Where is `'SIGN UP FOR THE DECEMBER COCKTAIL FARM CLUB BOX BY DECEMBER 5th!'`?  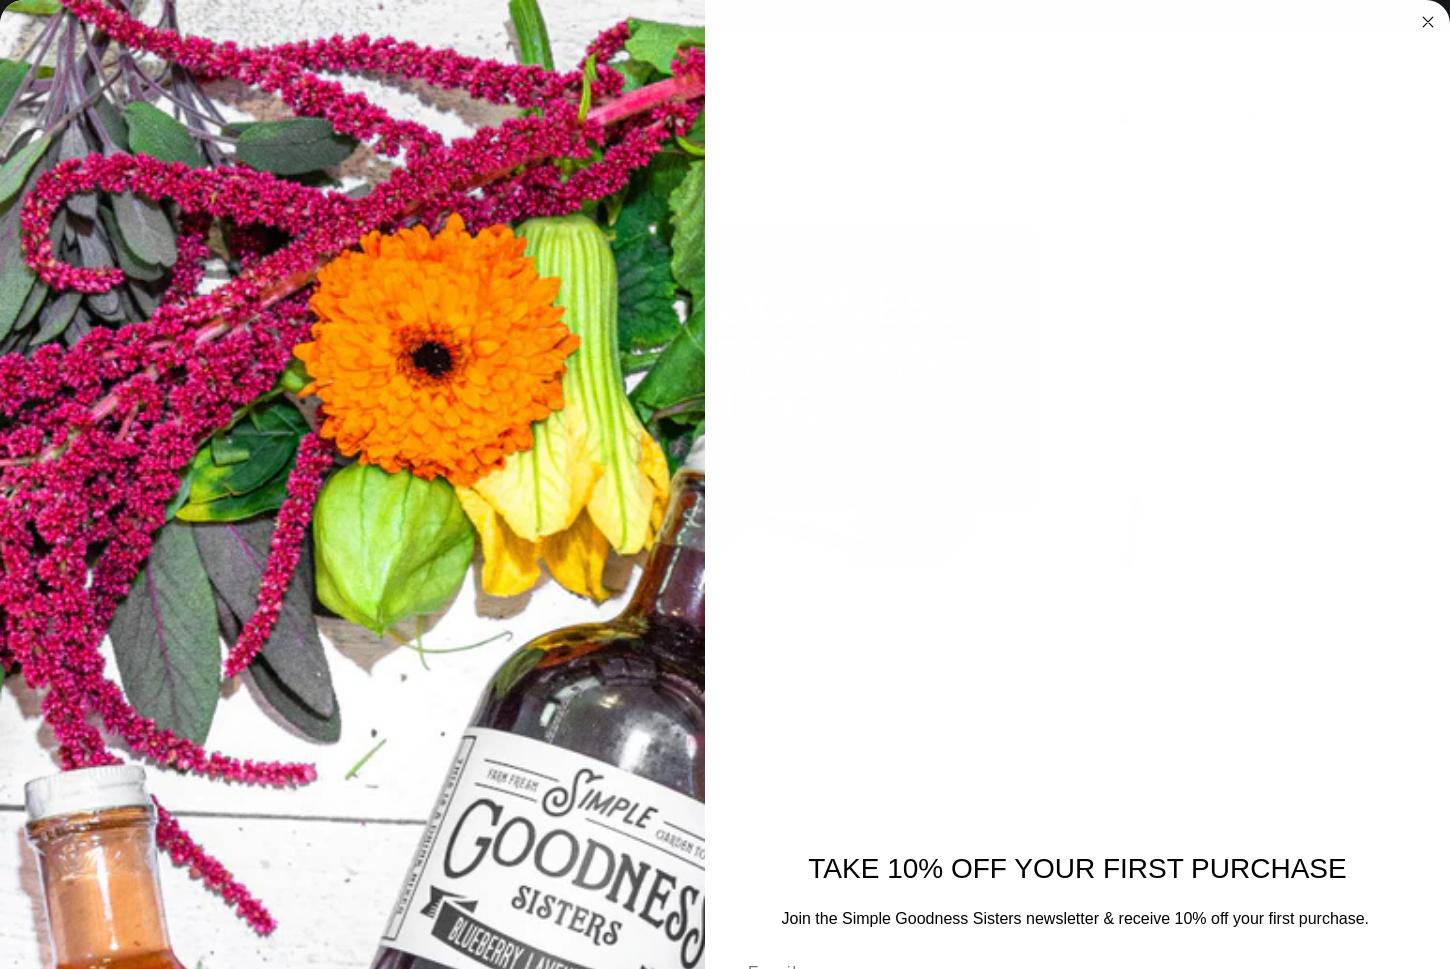 'SIGN UP FOR THE DECEMBER COCKTAIL FARM CLUB BOX BY DECEMBER 5th!' is located at coordinates (723, 16).